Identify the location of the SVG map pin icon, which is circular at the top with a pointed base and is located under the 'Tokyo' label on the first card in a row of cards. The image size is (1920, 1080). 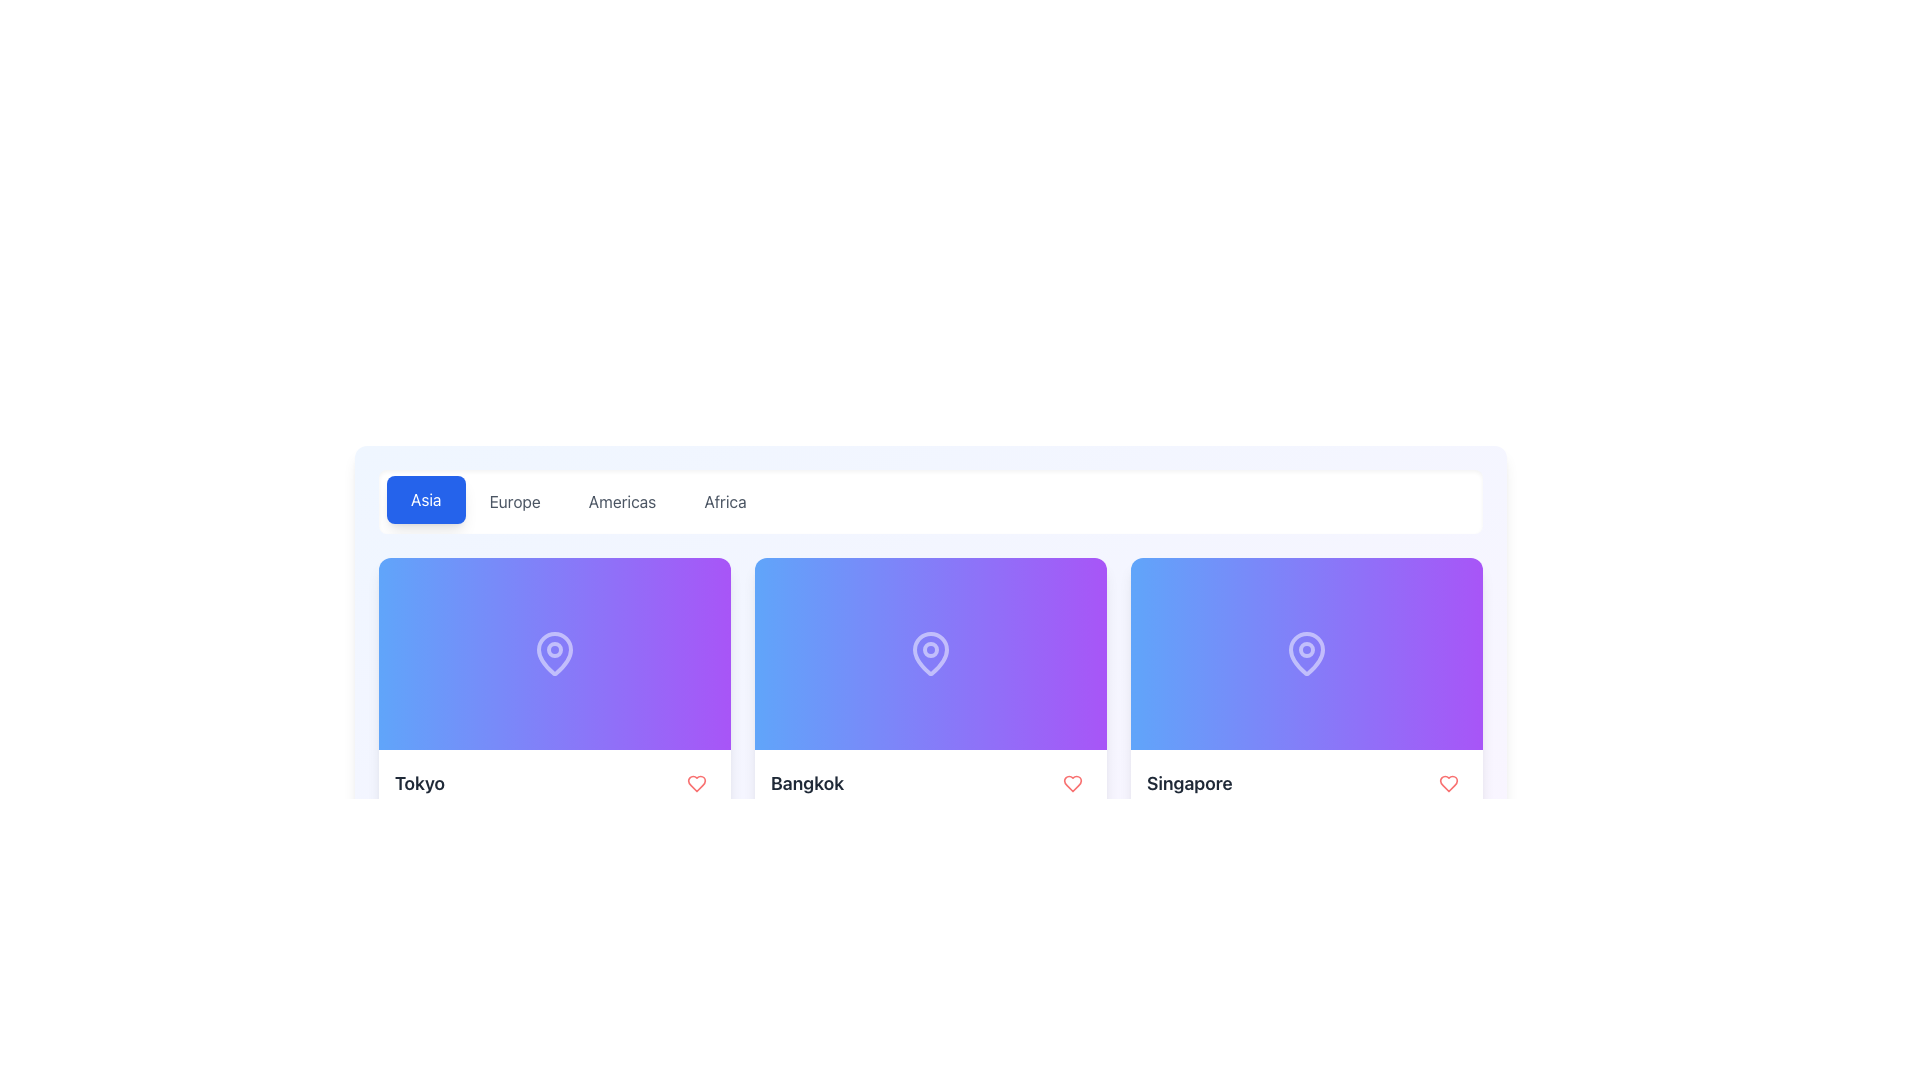
(555, 654).